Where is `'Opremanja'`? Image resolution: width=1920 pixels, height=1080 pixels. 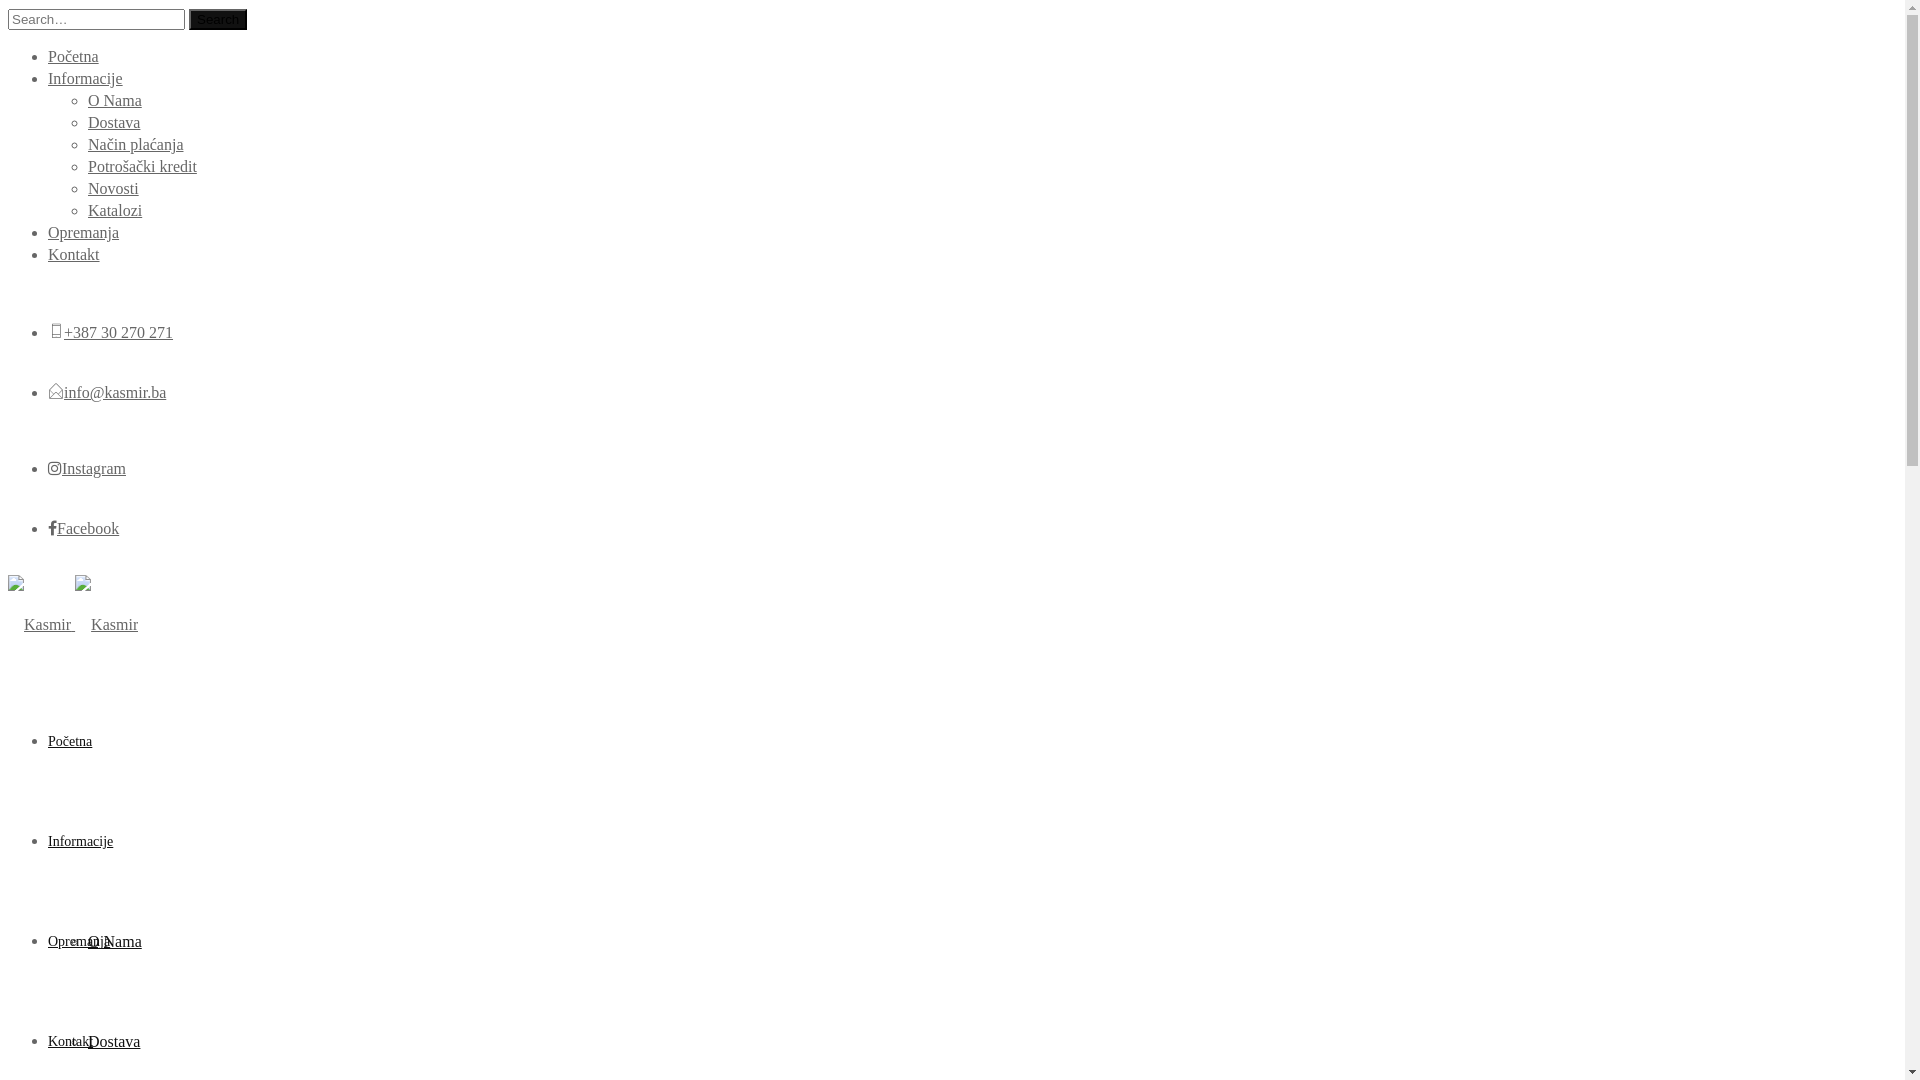
'Opremanja' is located at coordinates (82, 231).